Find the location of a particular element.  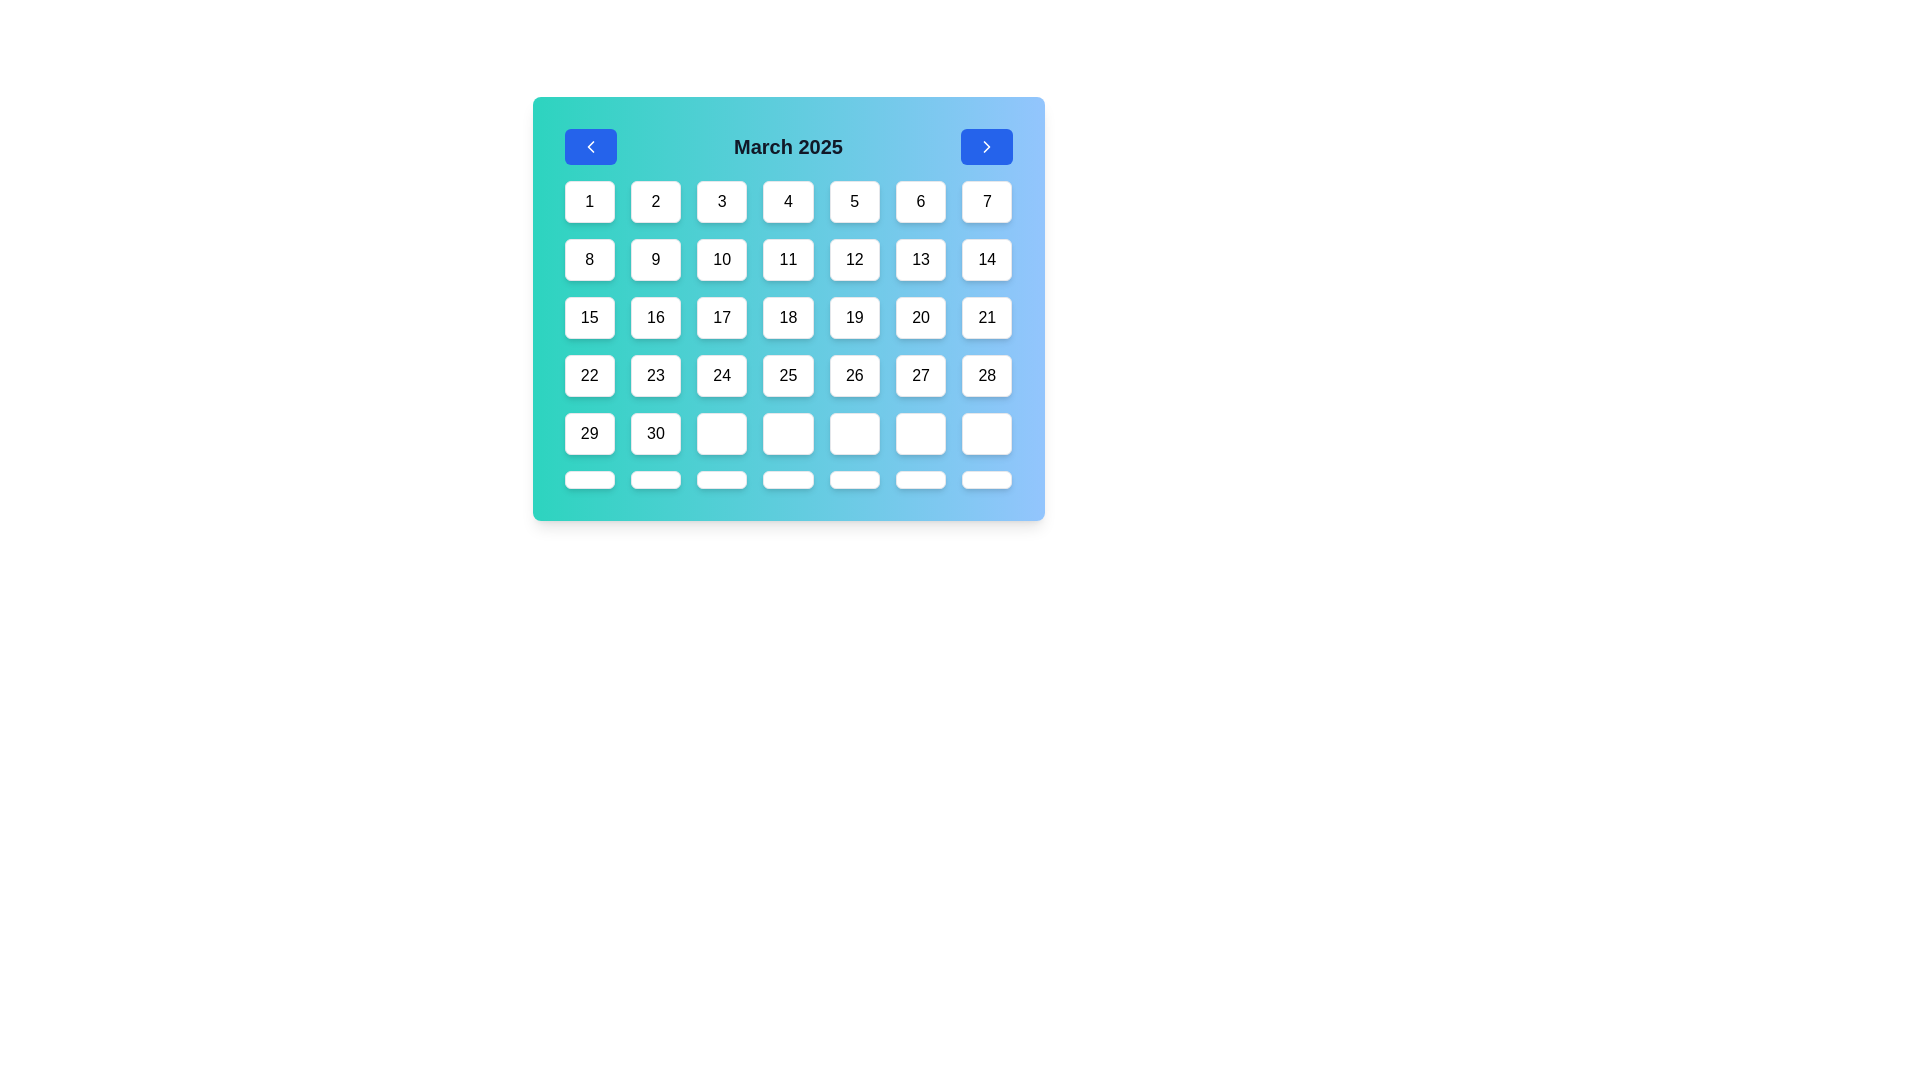

the visual style of the placeholder box element located in the bottommost row, fourth from the left in the calendar grid is located at coordinates (787, 479).